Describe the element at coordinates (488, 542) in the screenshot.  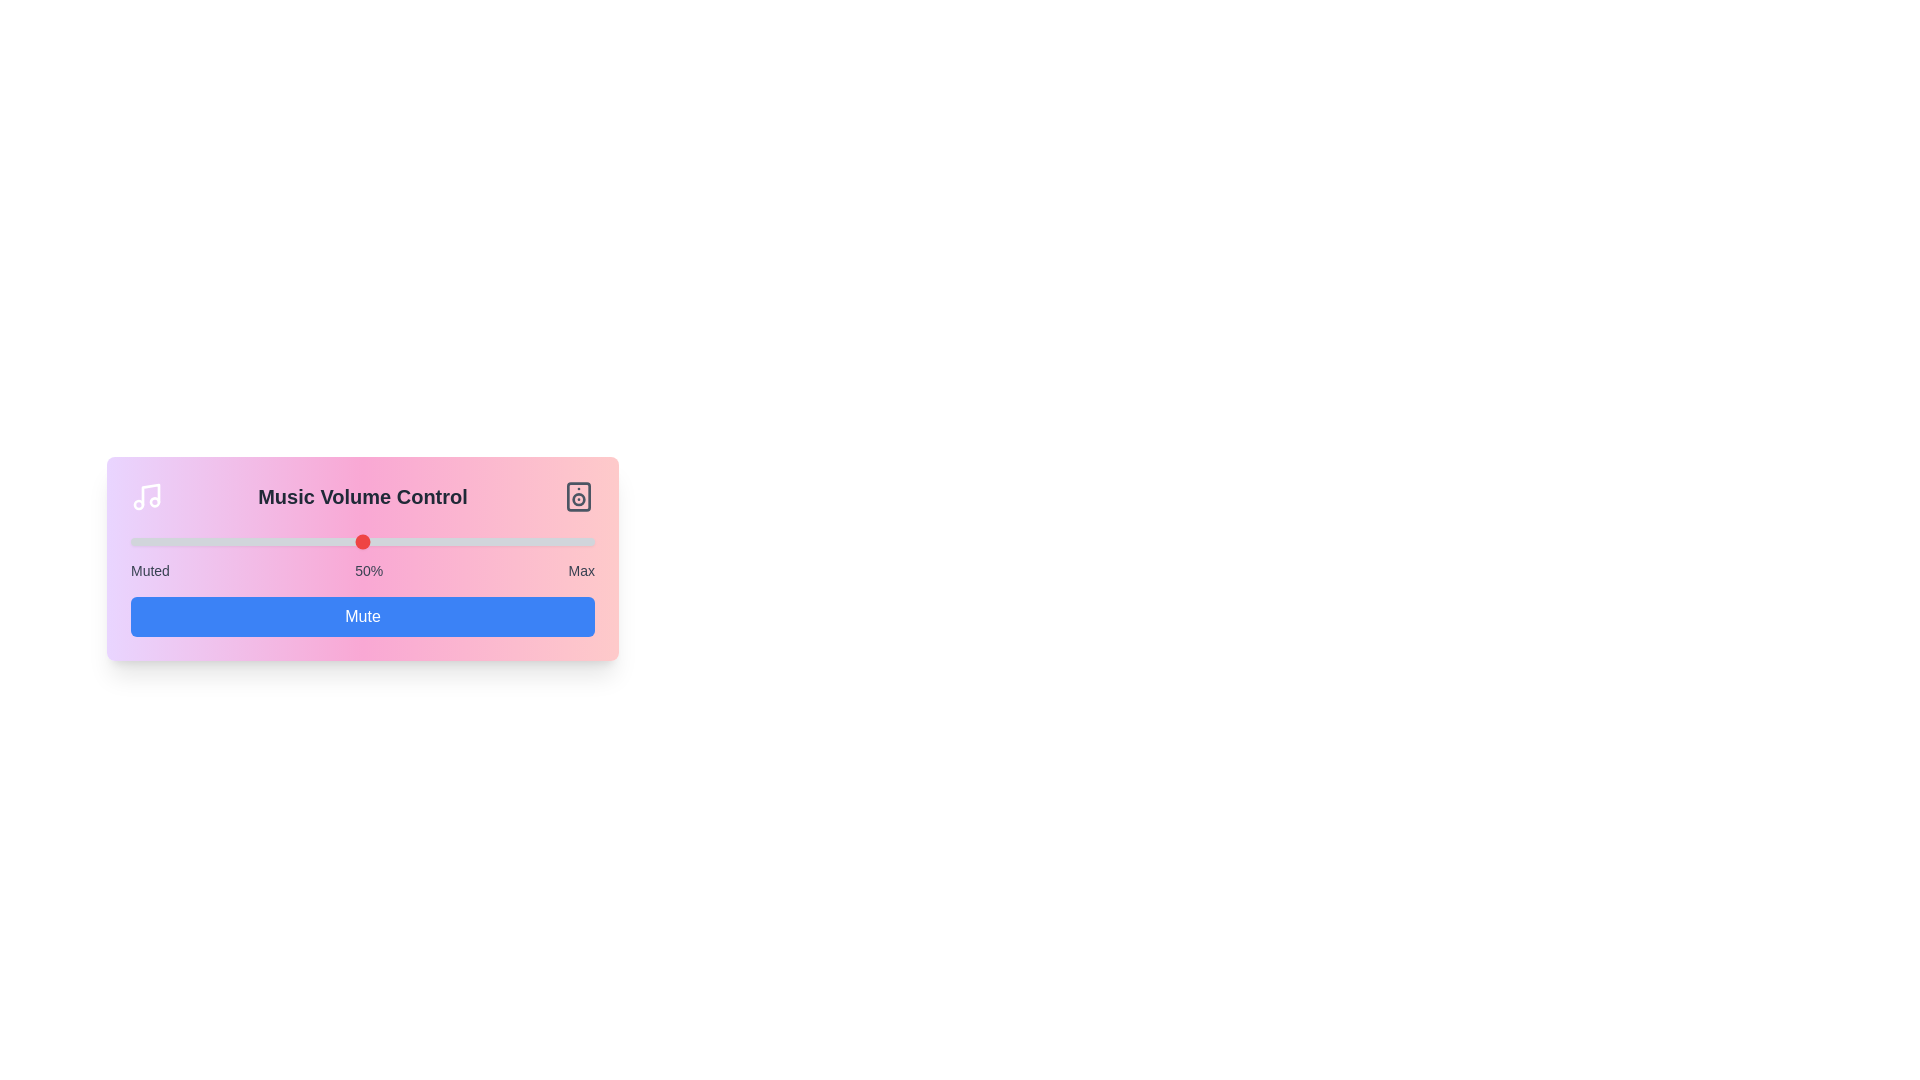
I see `the volume slider to 77%` at that location.